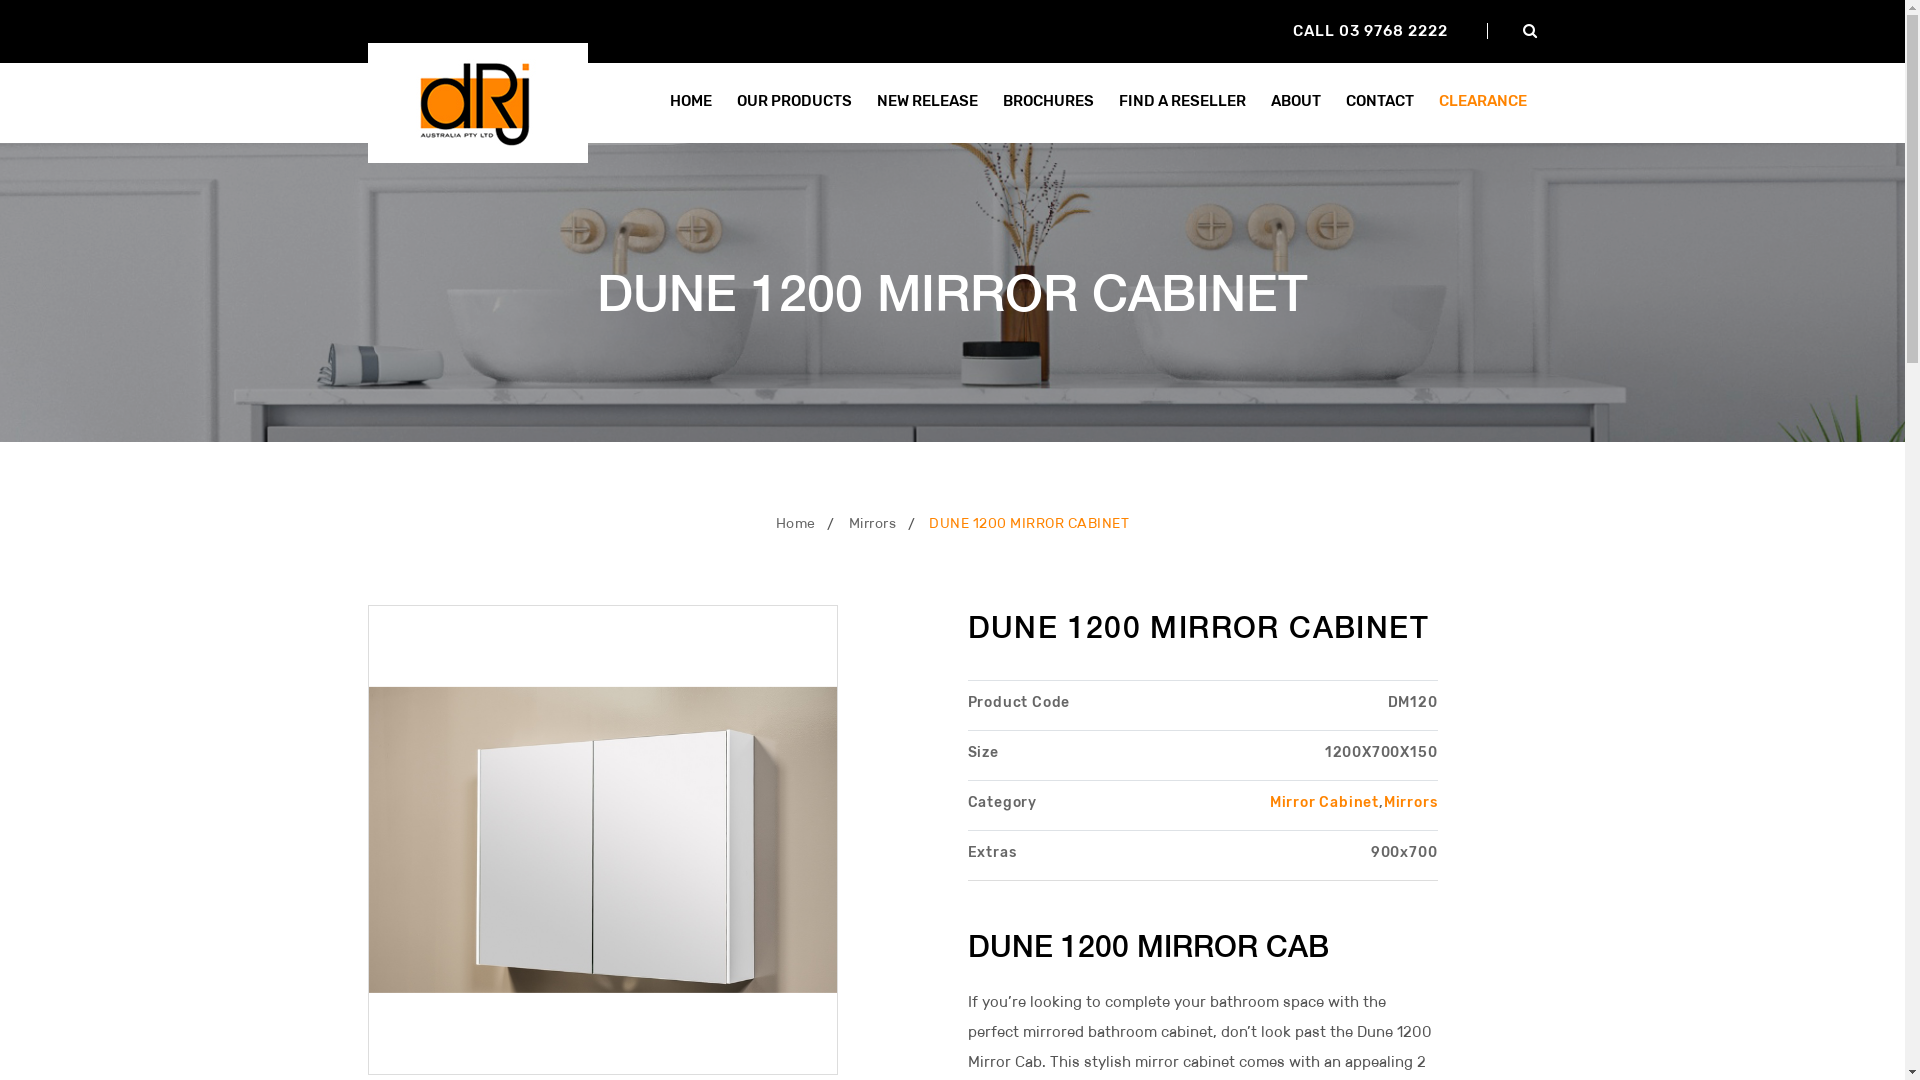 The height and width of the screenshot is (1080, 1920). Describe the element at coordinates (1377, 101) in the screenshot. I see `'CONTACT'` at that location.